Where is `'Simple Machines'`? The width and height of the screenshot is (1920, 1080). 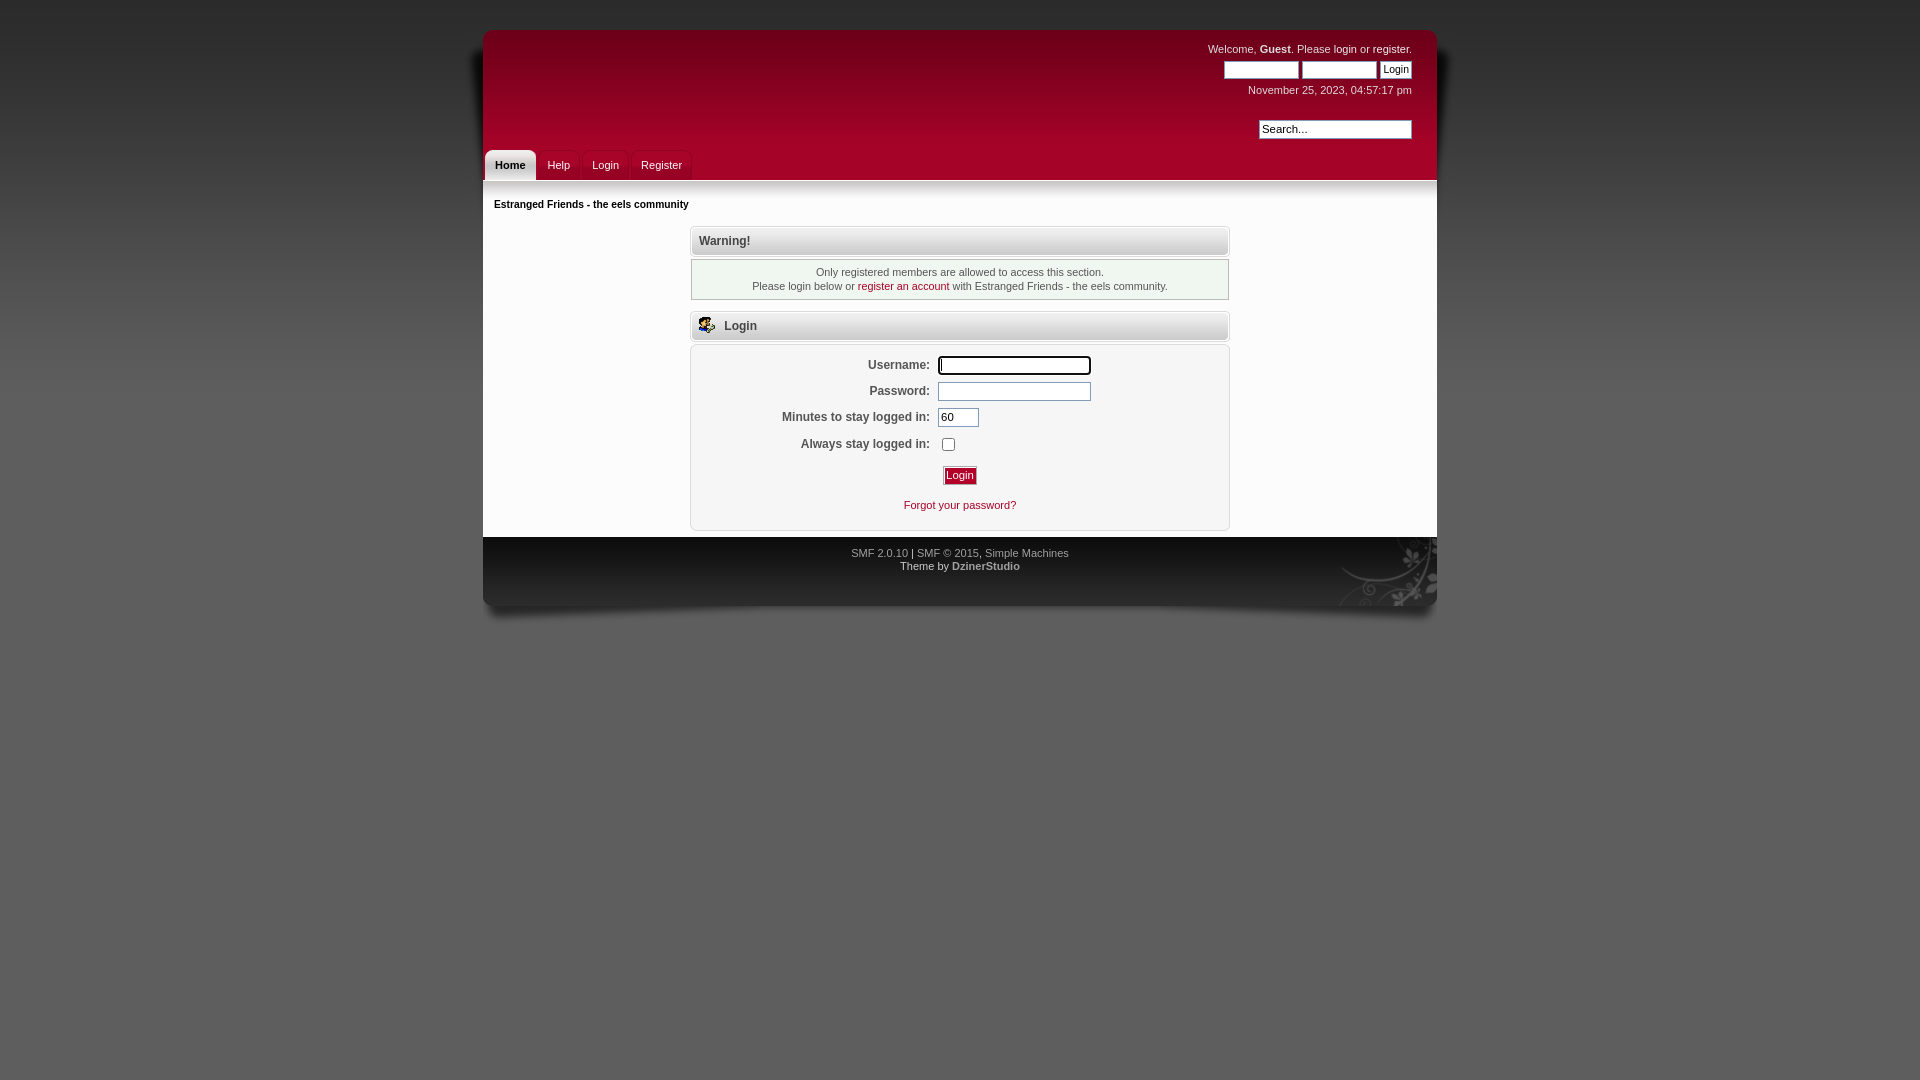
'Simple Machines' is located at coordinates (984, 552).